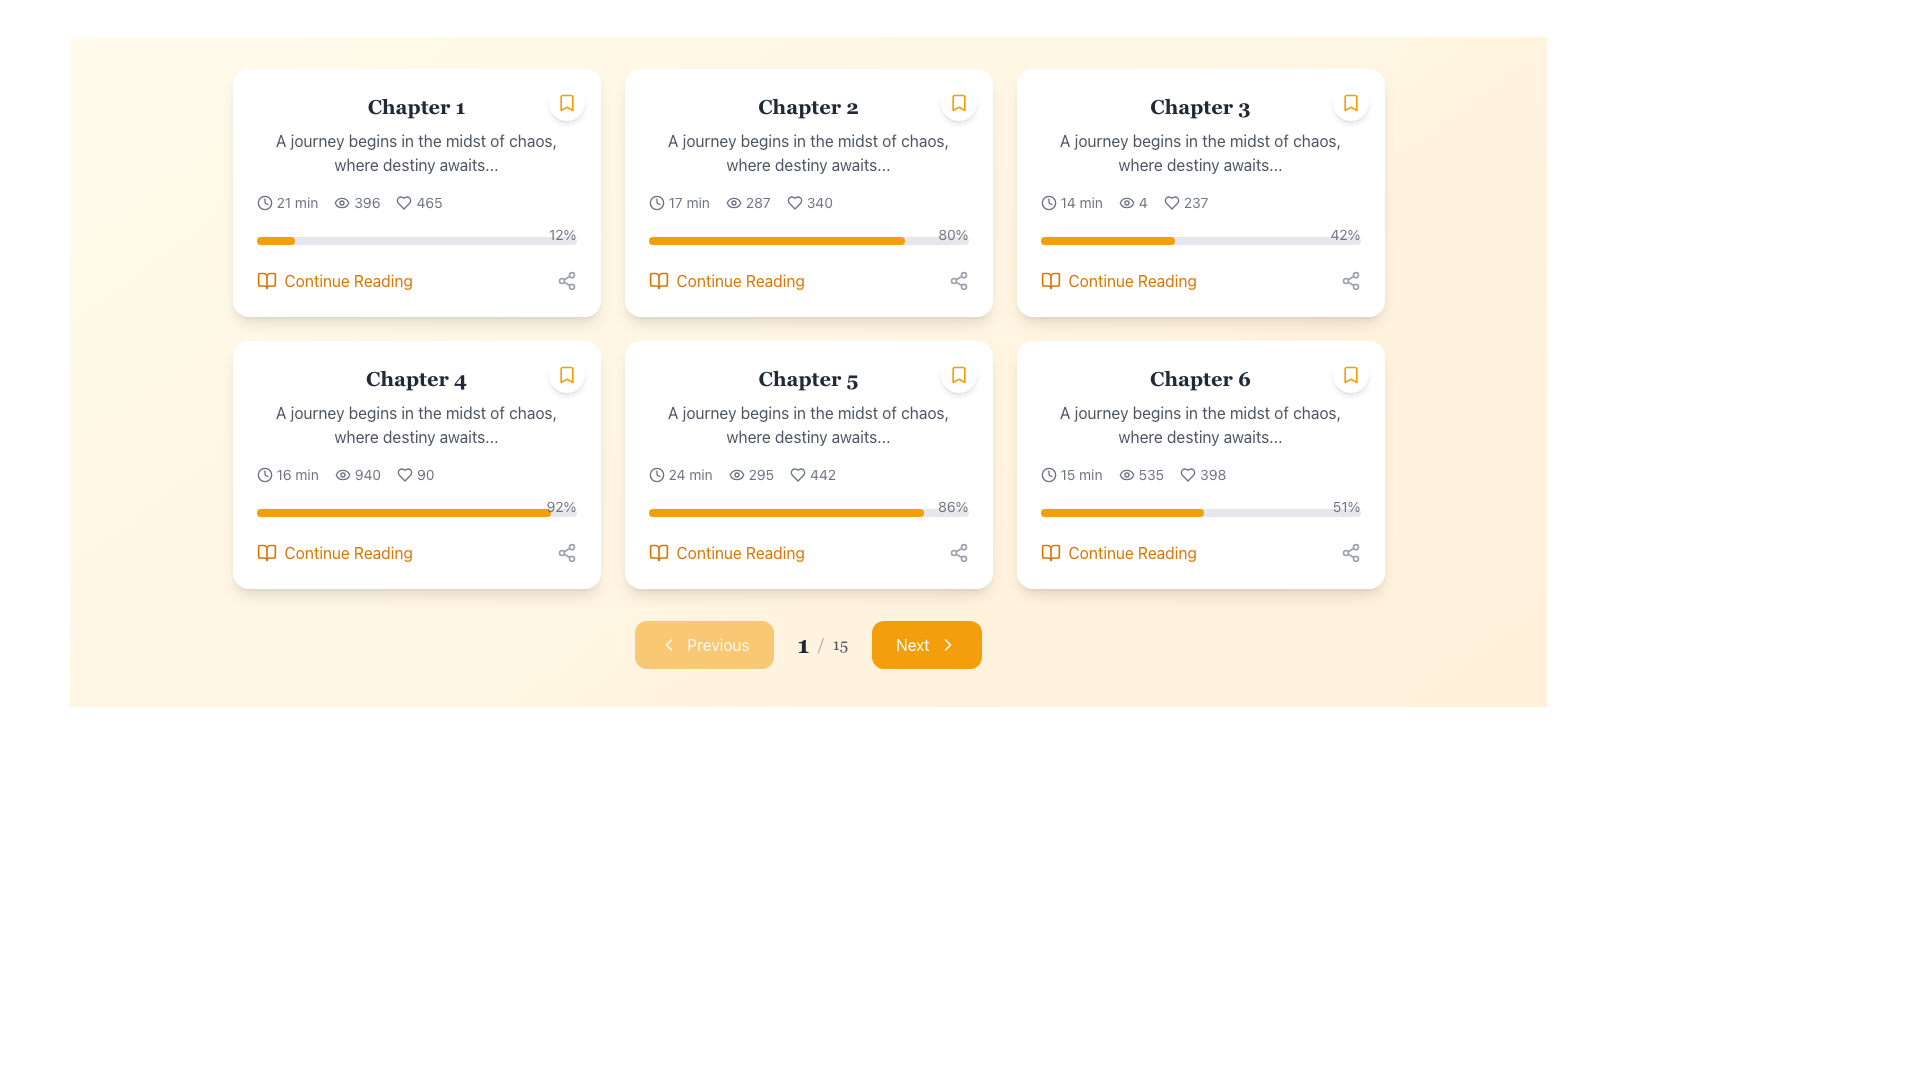  What do you see at coordinates (669, 644) in the screenshot?
I see `the leftward-facing arrow icon, which is part of the 'Previous' button located at the bottom-left corner of the navigation controls grid` at bounding box center [669, 644].